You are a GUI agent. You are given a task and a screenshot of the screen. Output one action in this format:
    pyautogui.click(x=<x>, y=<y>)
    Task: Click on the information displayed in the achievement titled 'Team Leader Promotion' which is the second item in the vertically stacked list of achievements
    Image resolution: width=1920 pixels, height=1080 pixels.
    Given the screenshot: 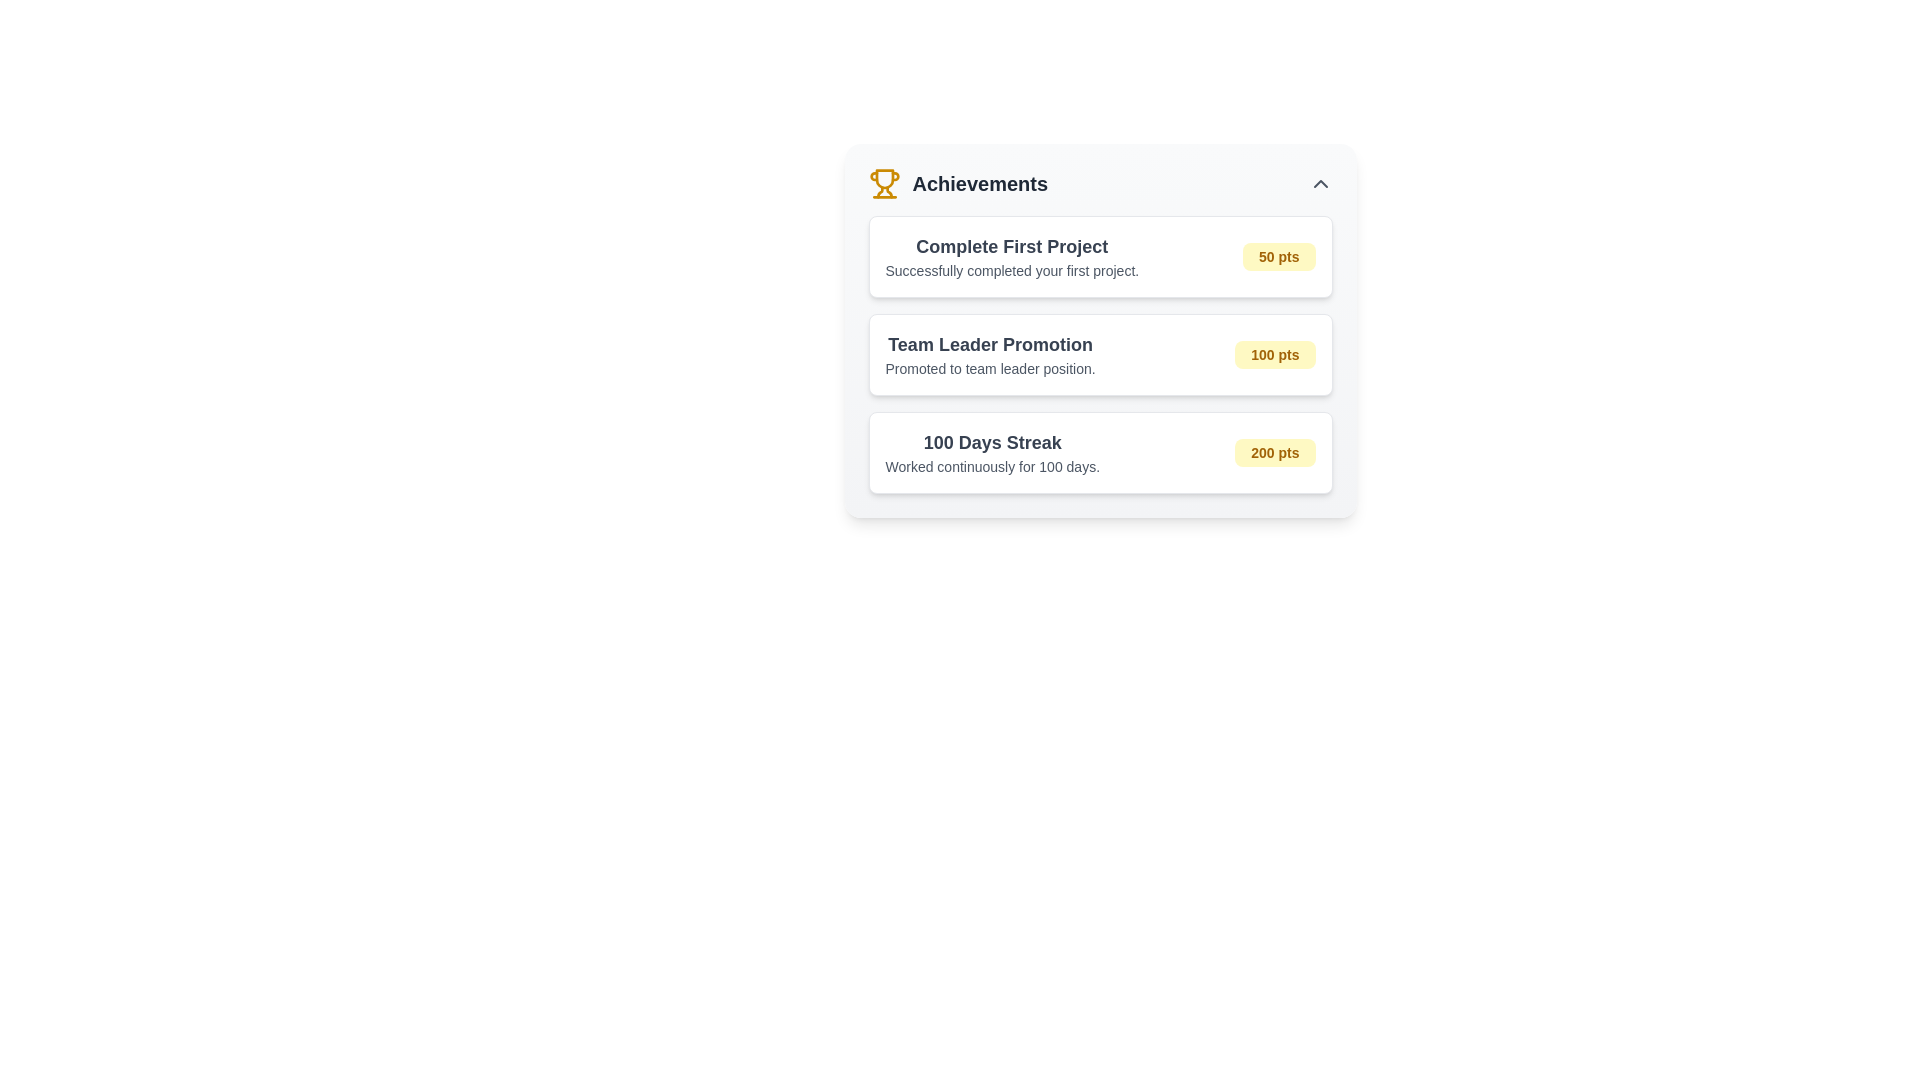 What is the action you would take?
    pyautogui.click(x=1099, y=353)
    